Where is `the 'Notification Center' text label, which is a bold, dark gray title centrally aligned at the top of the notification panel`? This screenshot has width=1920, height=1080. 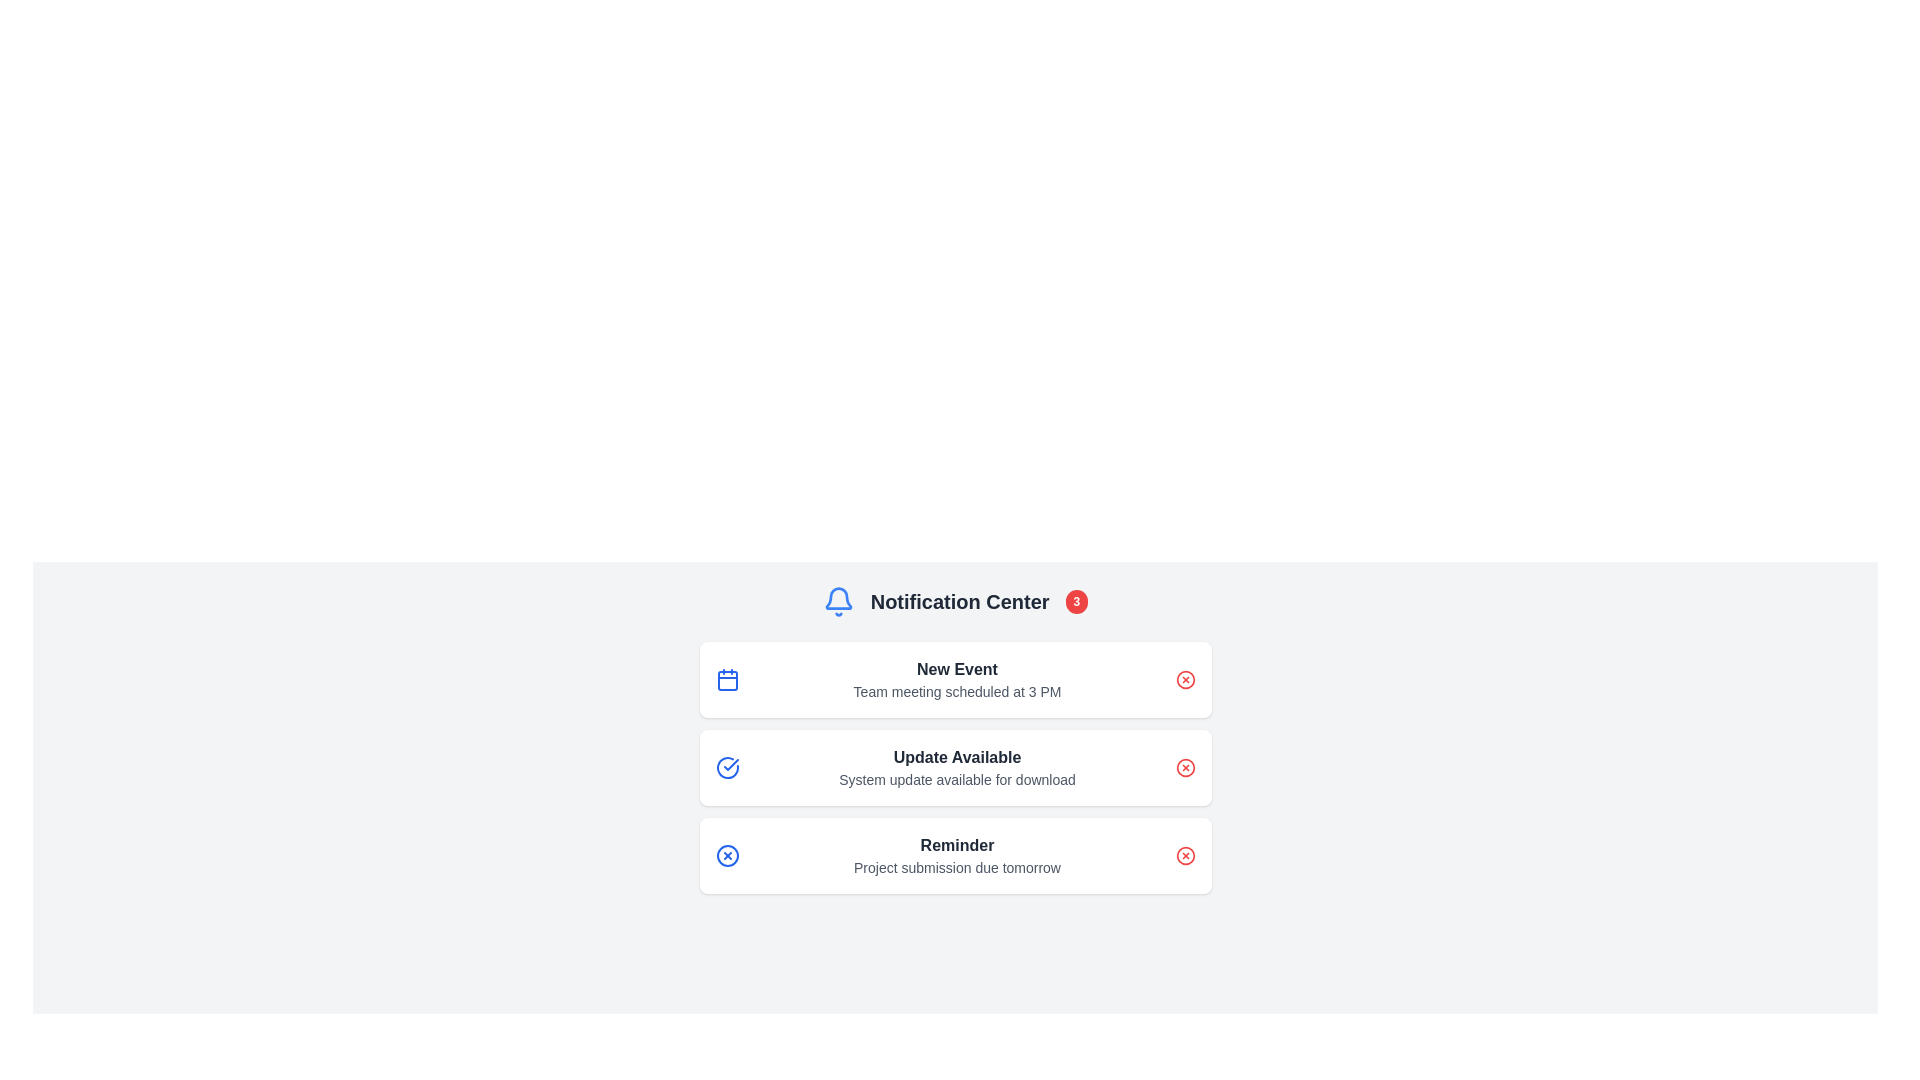 the 'Notification Center' text label, which is a bold, dark gray title centrally aligned at the top of the notification panel is located at coordinates (960, 600).